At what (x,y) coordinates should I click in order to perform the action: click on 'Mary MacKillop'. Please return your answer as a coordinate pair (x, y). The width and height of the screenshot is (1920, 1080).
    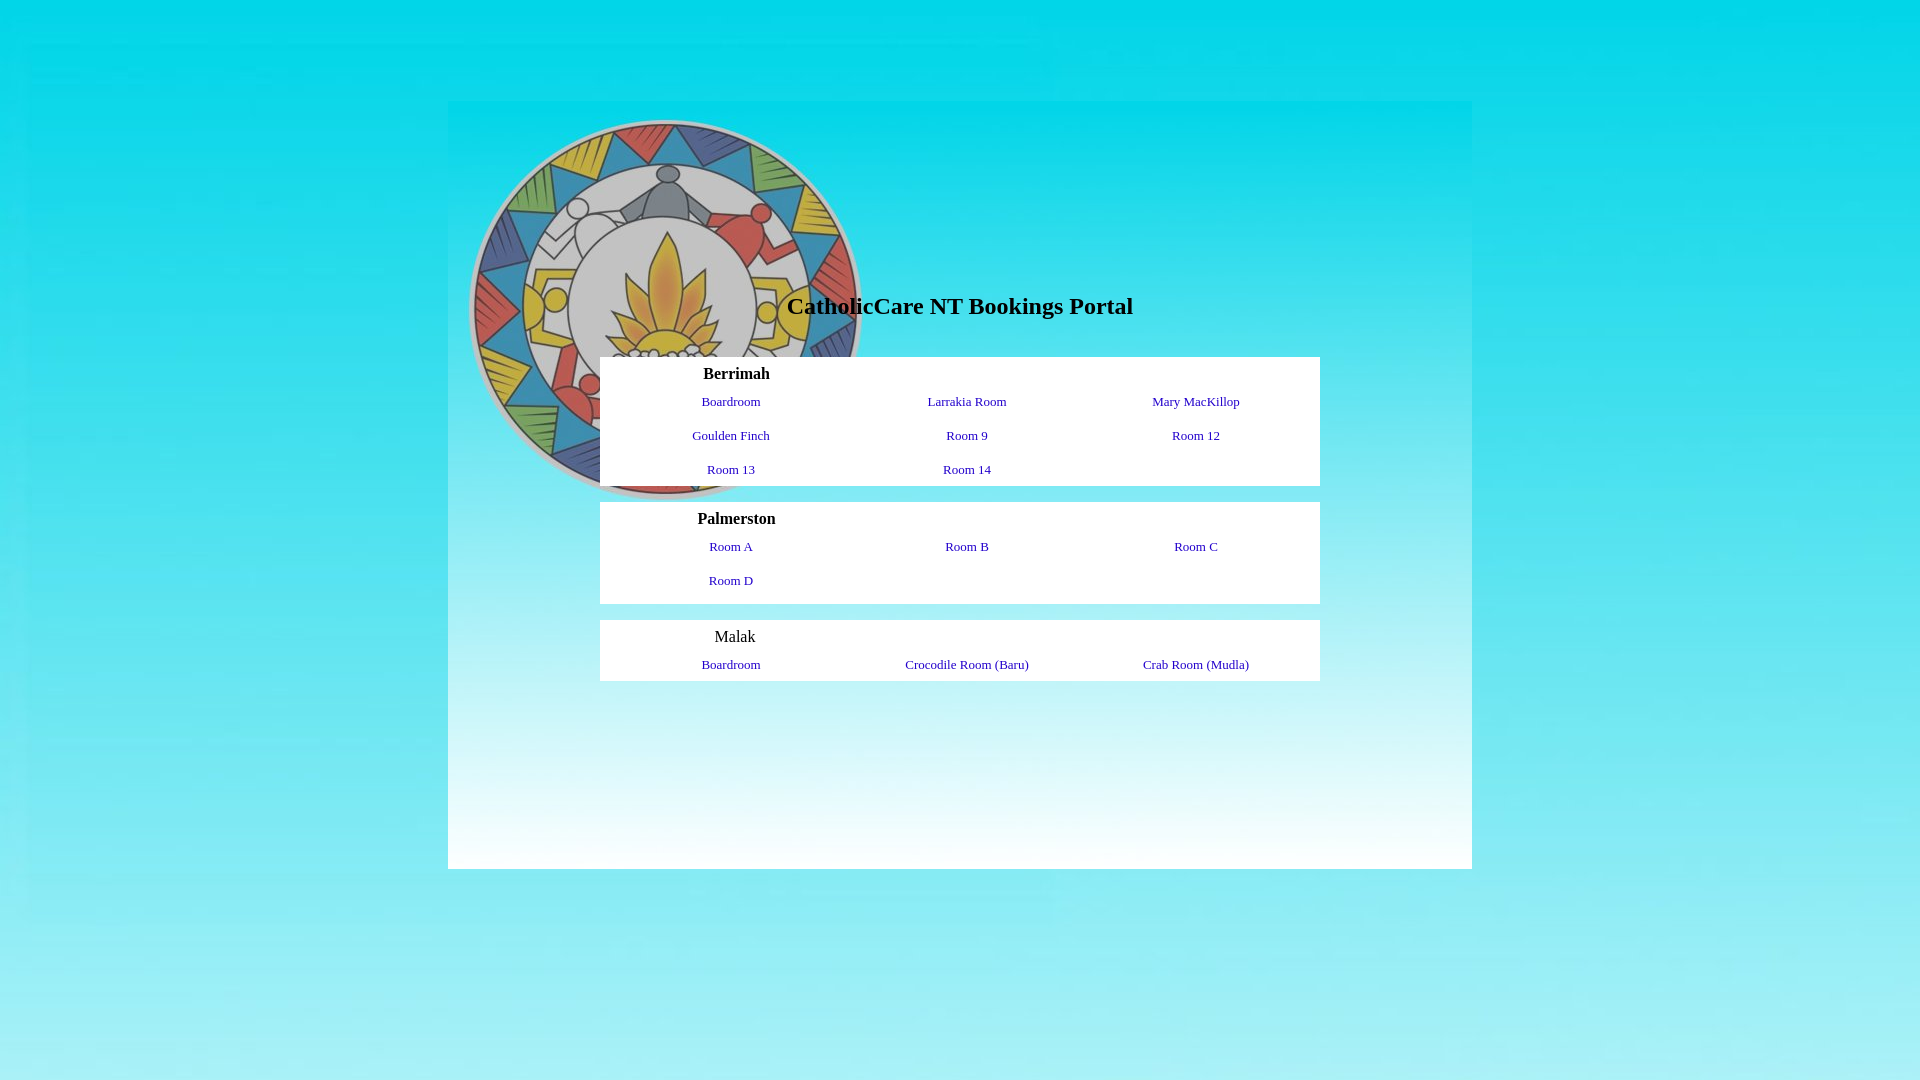
    Looking at the image, I should click on (1195, 401).